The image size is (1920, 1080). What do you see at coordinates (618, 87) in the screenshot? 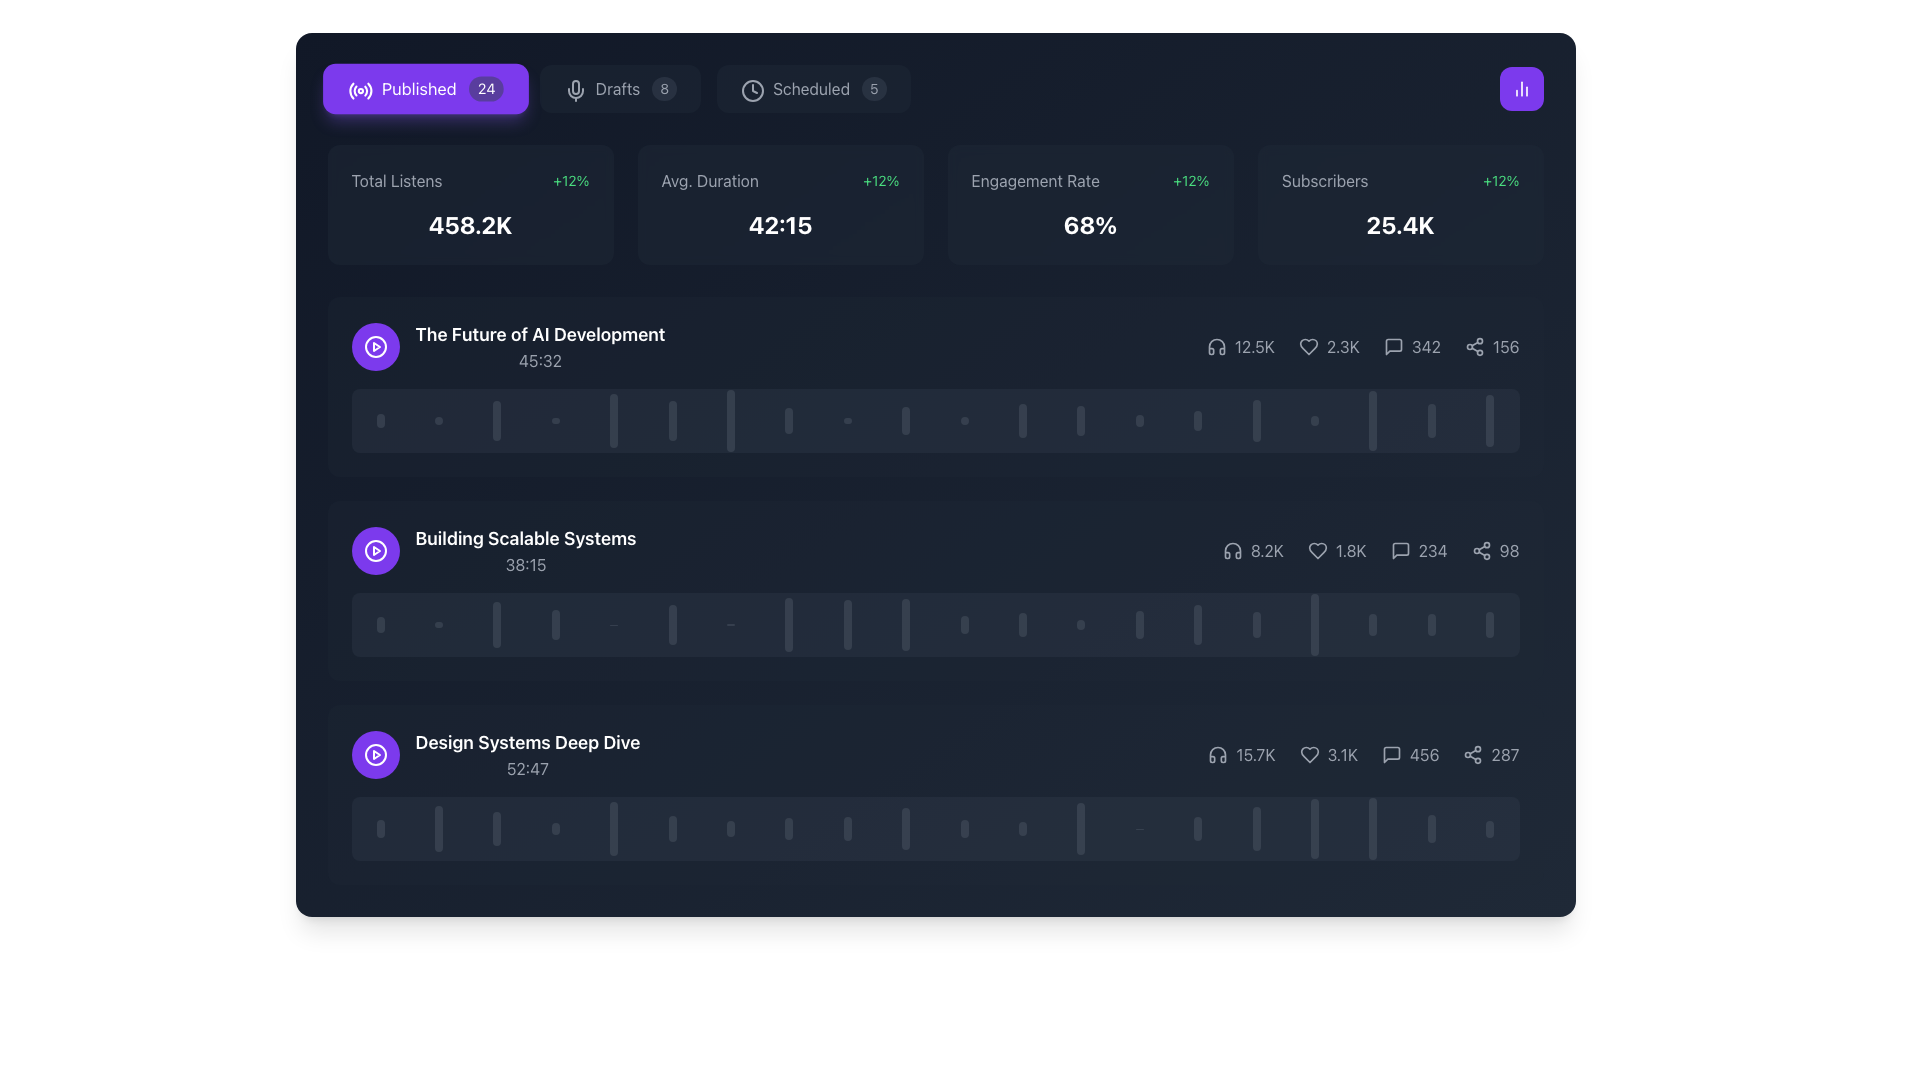
I see `the 'Drafts' button, which is the second button in a horizontal set, featuring the text 'Drafts' and the number '8' with a microphone icon to the left` at bounding box center [618, 87].